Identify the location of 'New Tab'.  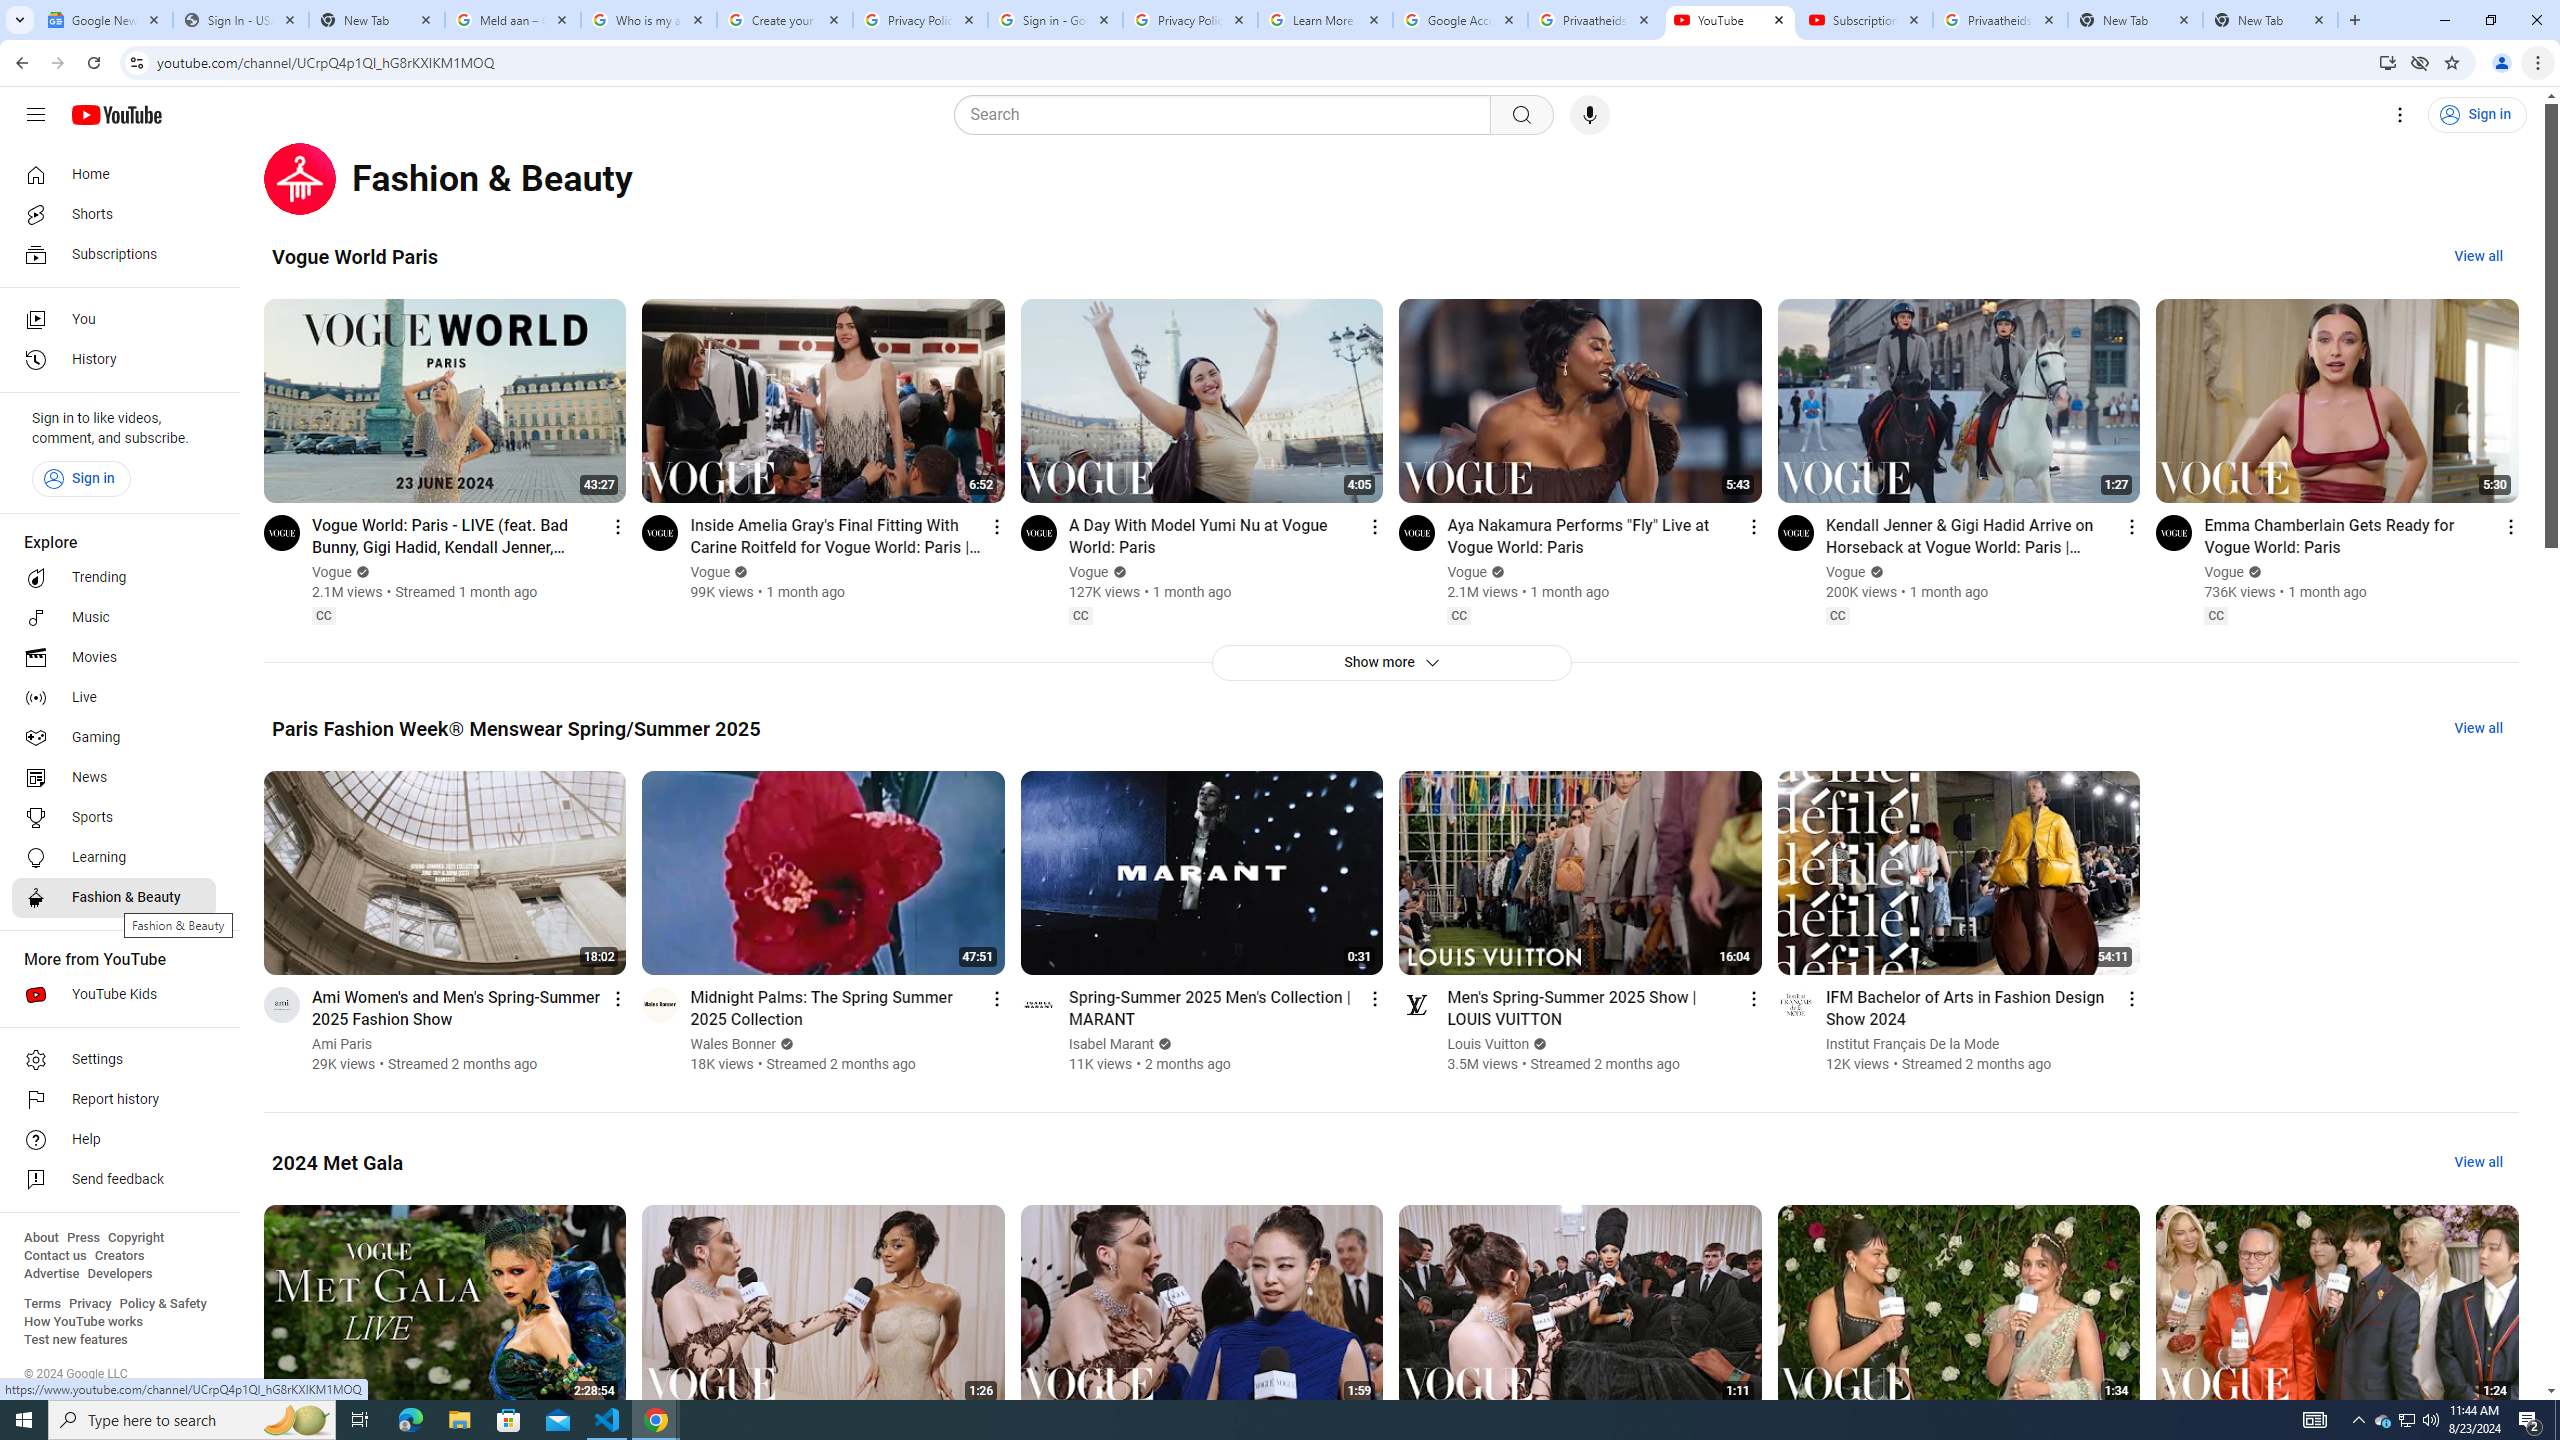
(2270, 19).